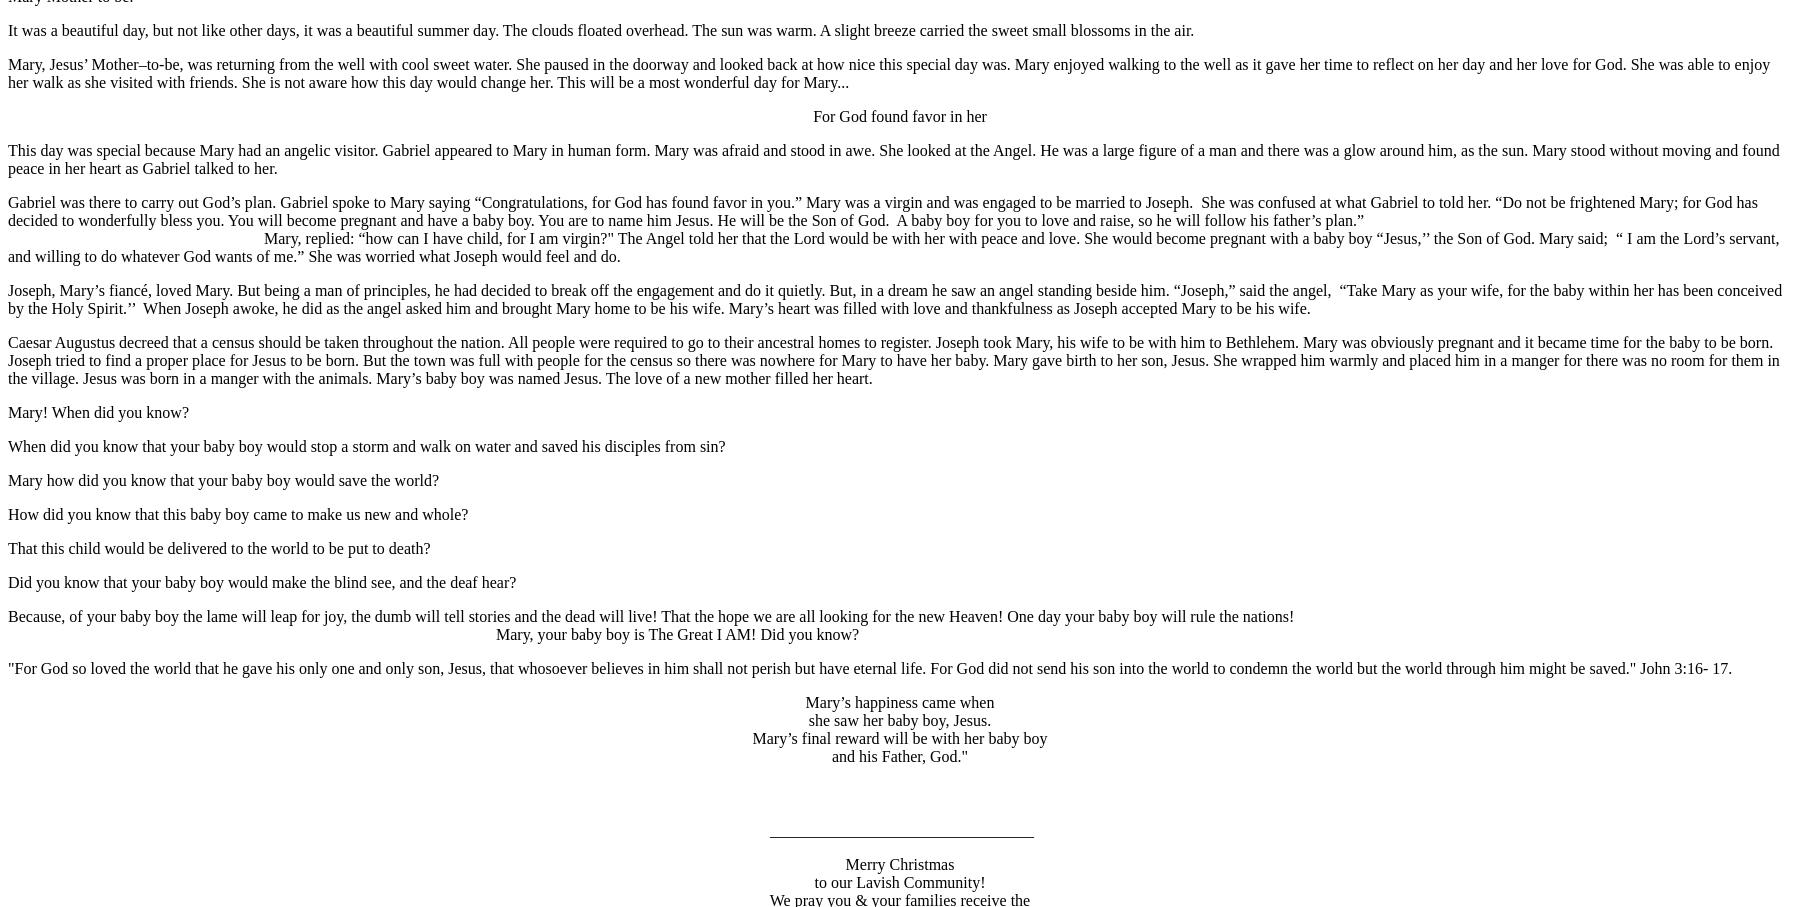  I want to click on 'Gabriel was there to carry out God’s plan. Gabriel spoke to Mary saying “Congratulations, for God has found favor in you.” Mary was a virgin and was engaged to be married to Joseph.  She was confused at what Gabriel to told her. “Do not be frightened Mary; for God has decided to wonderfully bless you. You will become pregnant and have a baby boy. You are to name him Jesus. He will be the Son of God.  A baby boy for you to love and raise, so he will follow his father’s plan.”                                                                                                                                                                           Mary, replied: “how can I have child, for I am virgin?" The Angel told her that the Lord would be with her with peace and love. She would become pregnant with a baby boy “Jesus,’’ the Son of God. Mary said;  “ I am the Lord’s servant, and willing to do whatever God wants of me.” She was worried what Joseph would feel and do.', so click(898, 228).